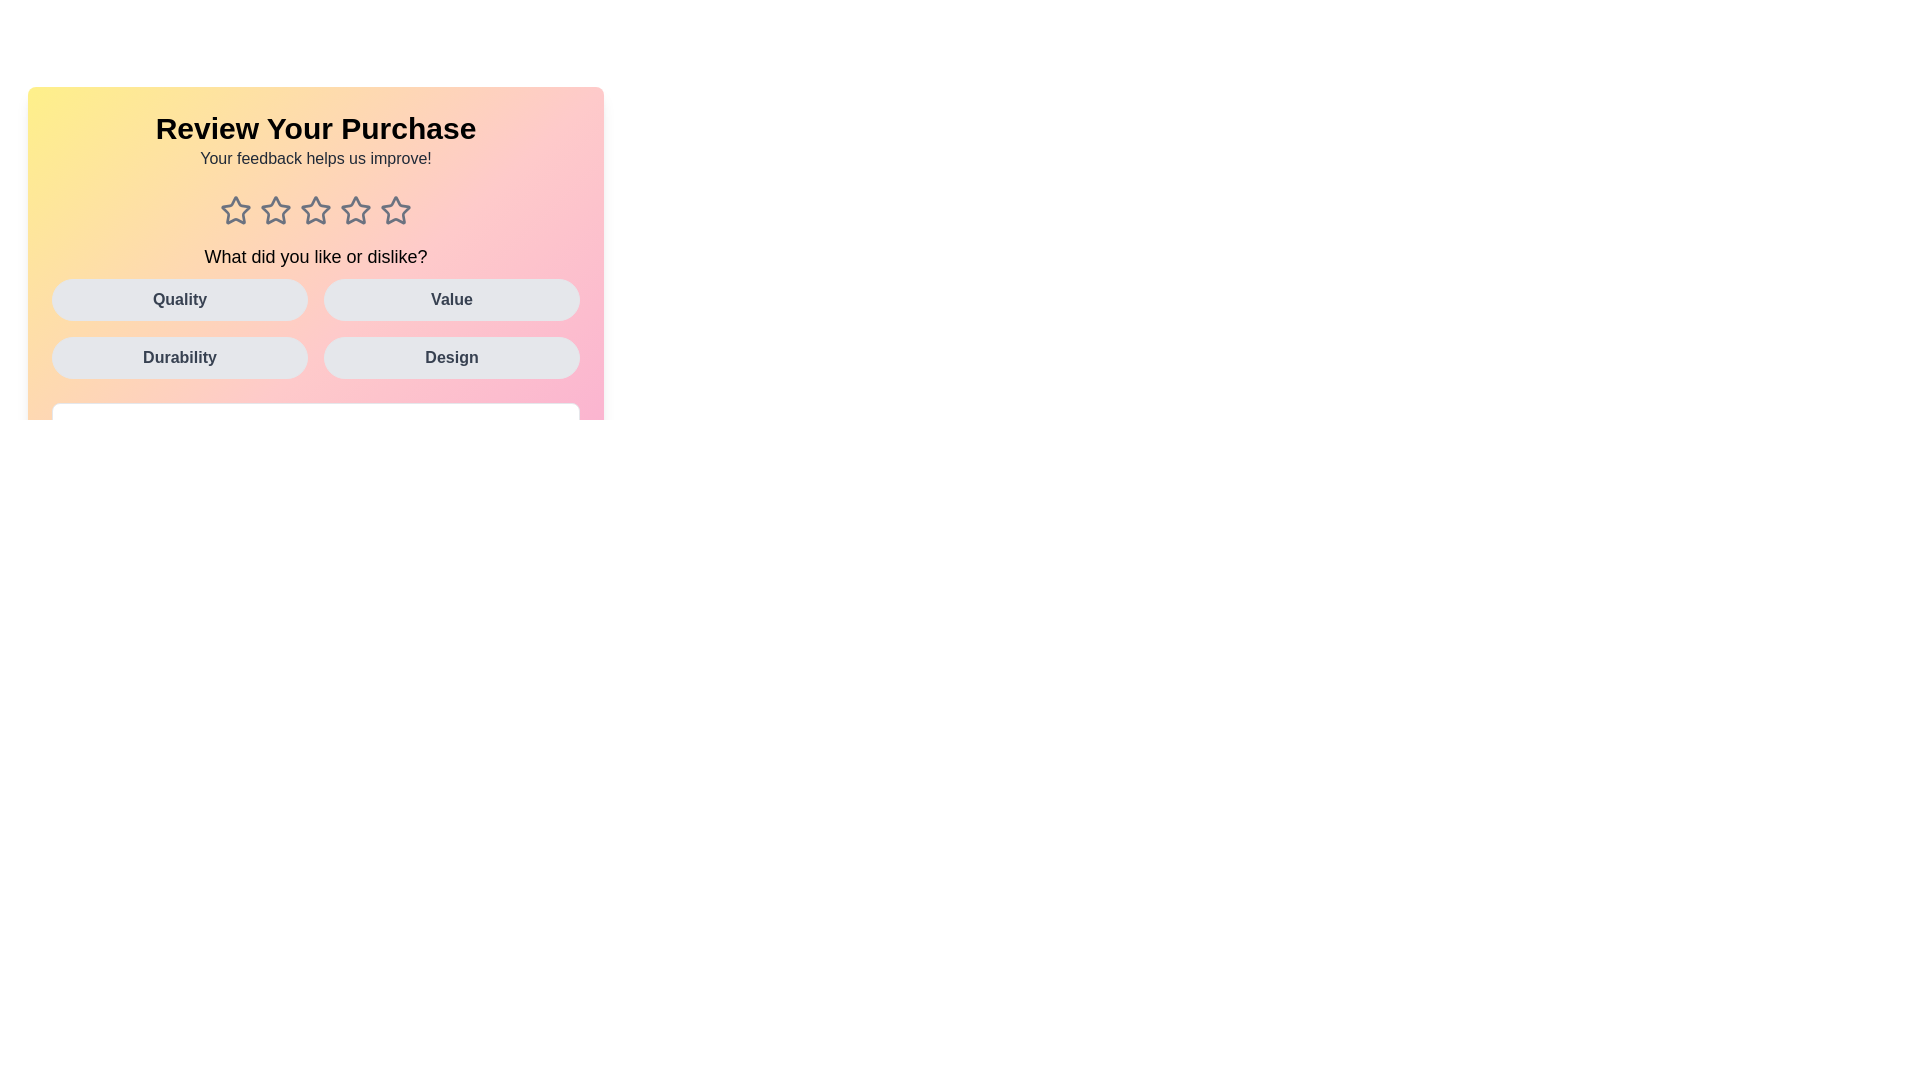 Image resolution: width=1920 pixels, height=1080 pixels. What do you see at coordinates (355, 210) in the screenshot?
I see `the third interactive star icon from the left, which is part of a rating system` at bounding box center [355, 210].